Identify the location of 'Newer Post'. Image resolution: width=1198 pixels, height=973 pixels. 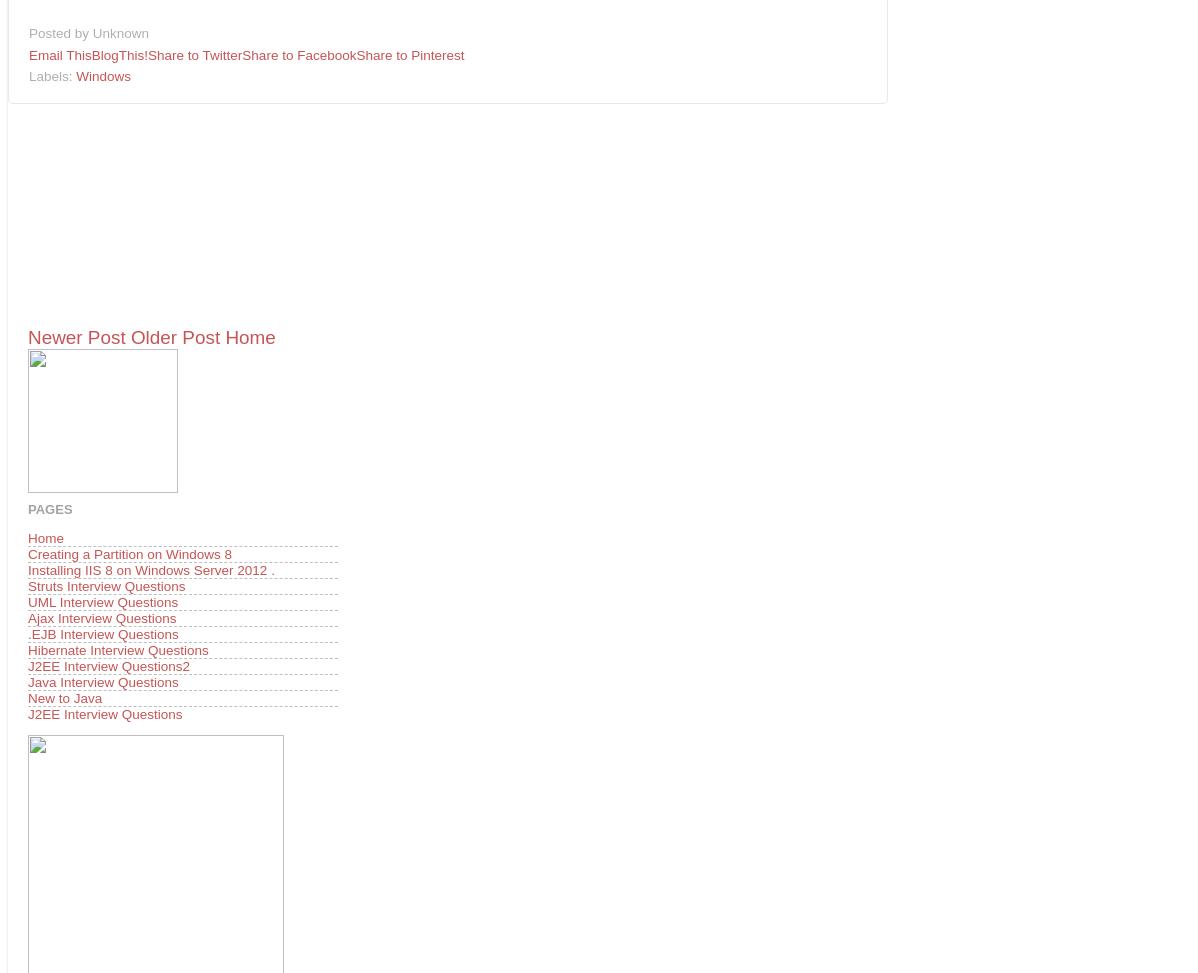
(76, 336).